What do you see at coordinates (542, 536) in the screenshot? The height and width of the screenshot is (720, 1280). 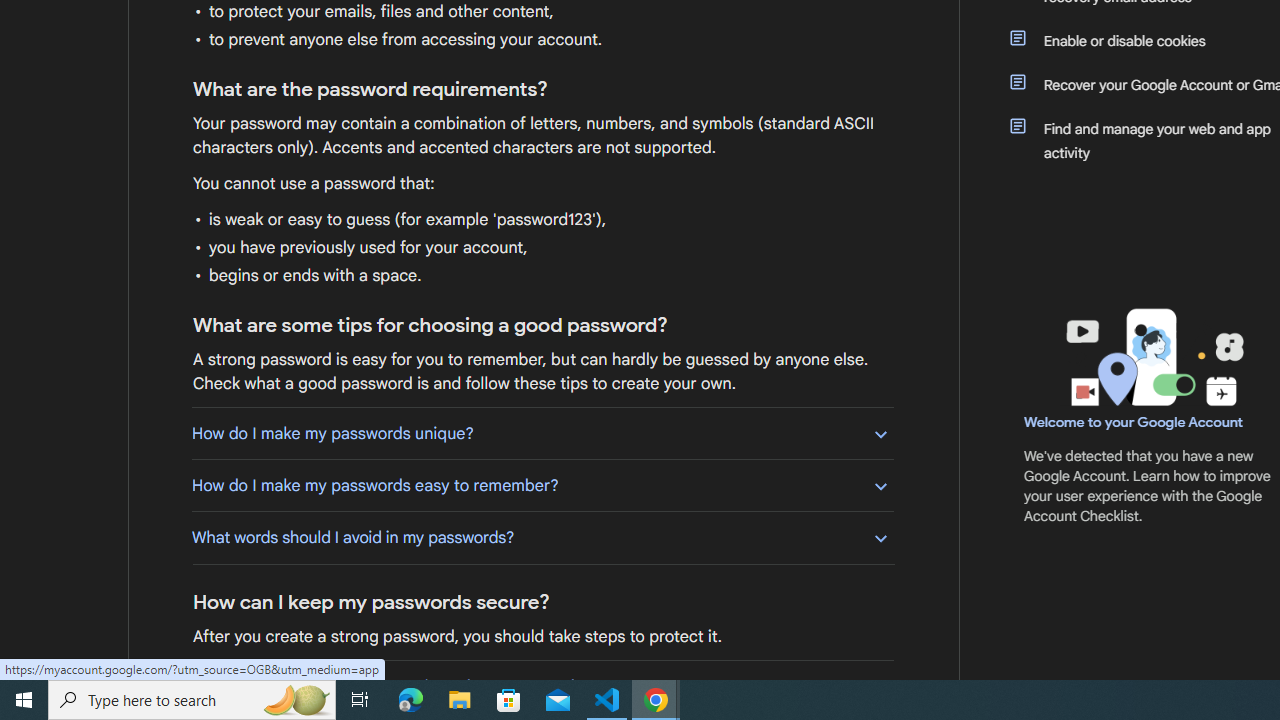 I see `'What words should I avoid in my passwords?'` at bounding box center [542, 536].